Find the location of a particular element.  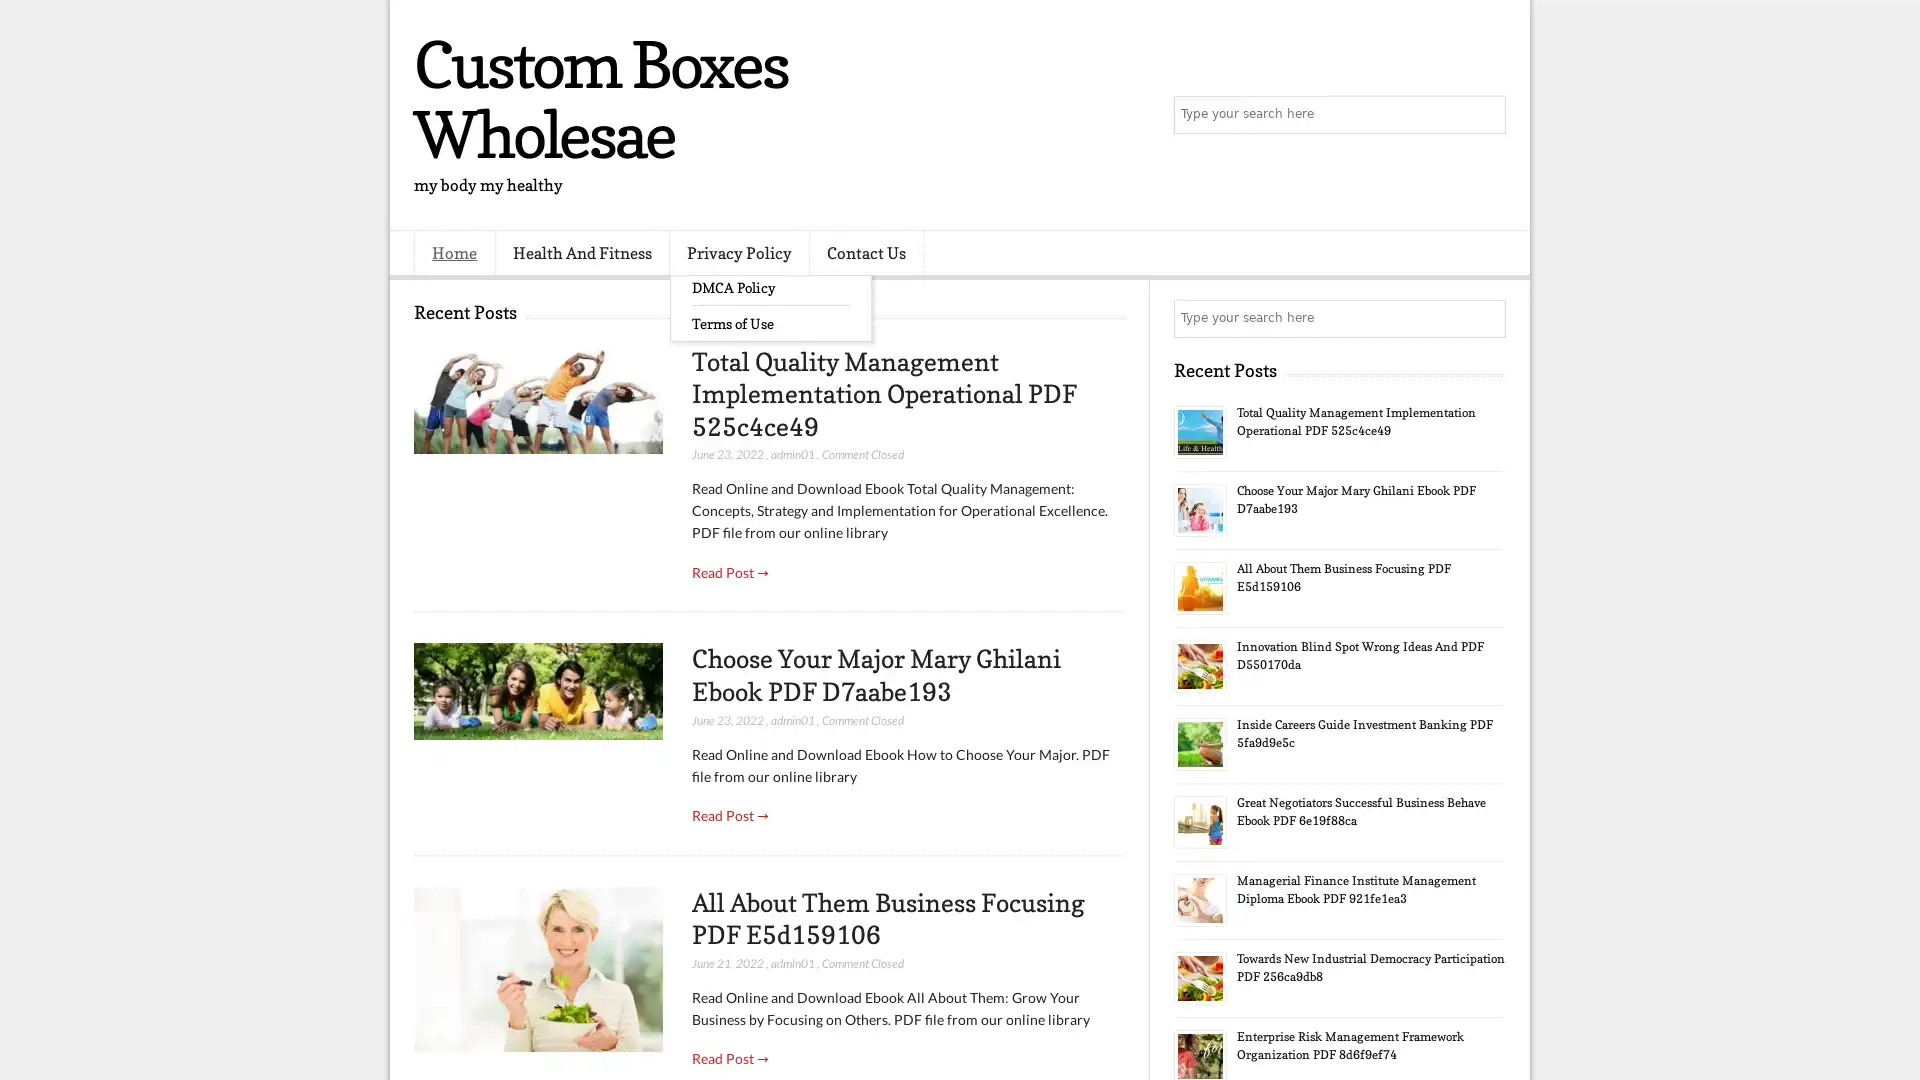

Search is located at coordinates (1485, 318).